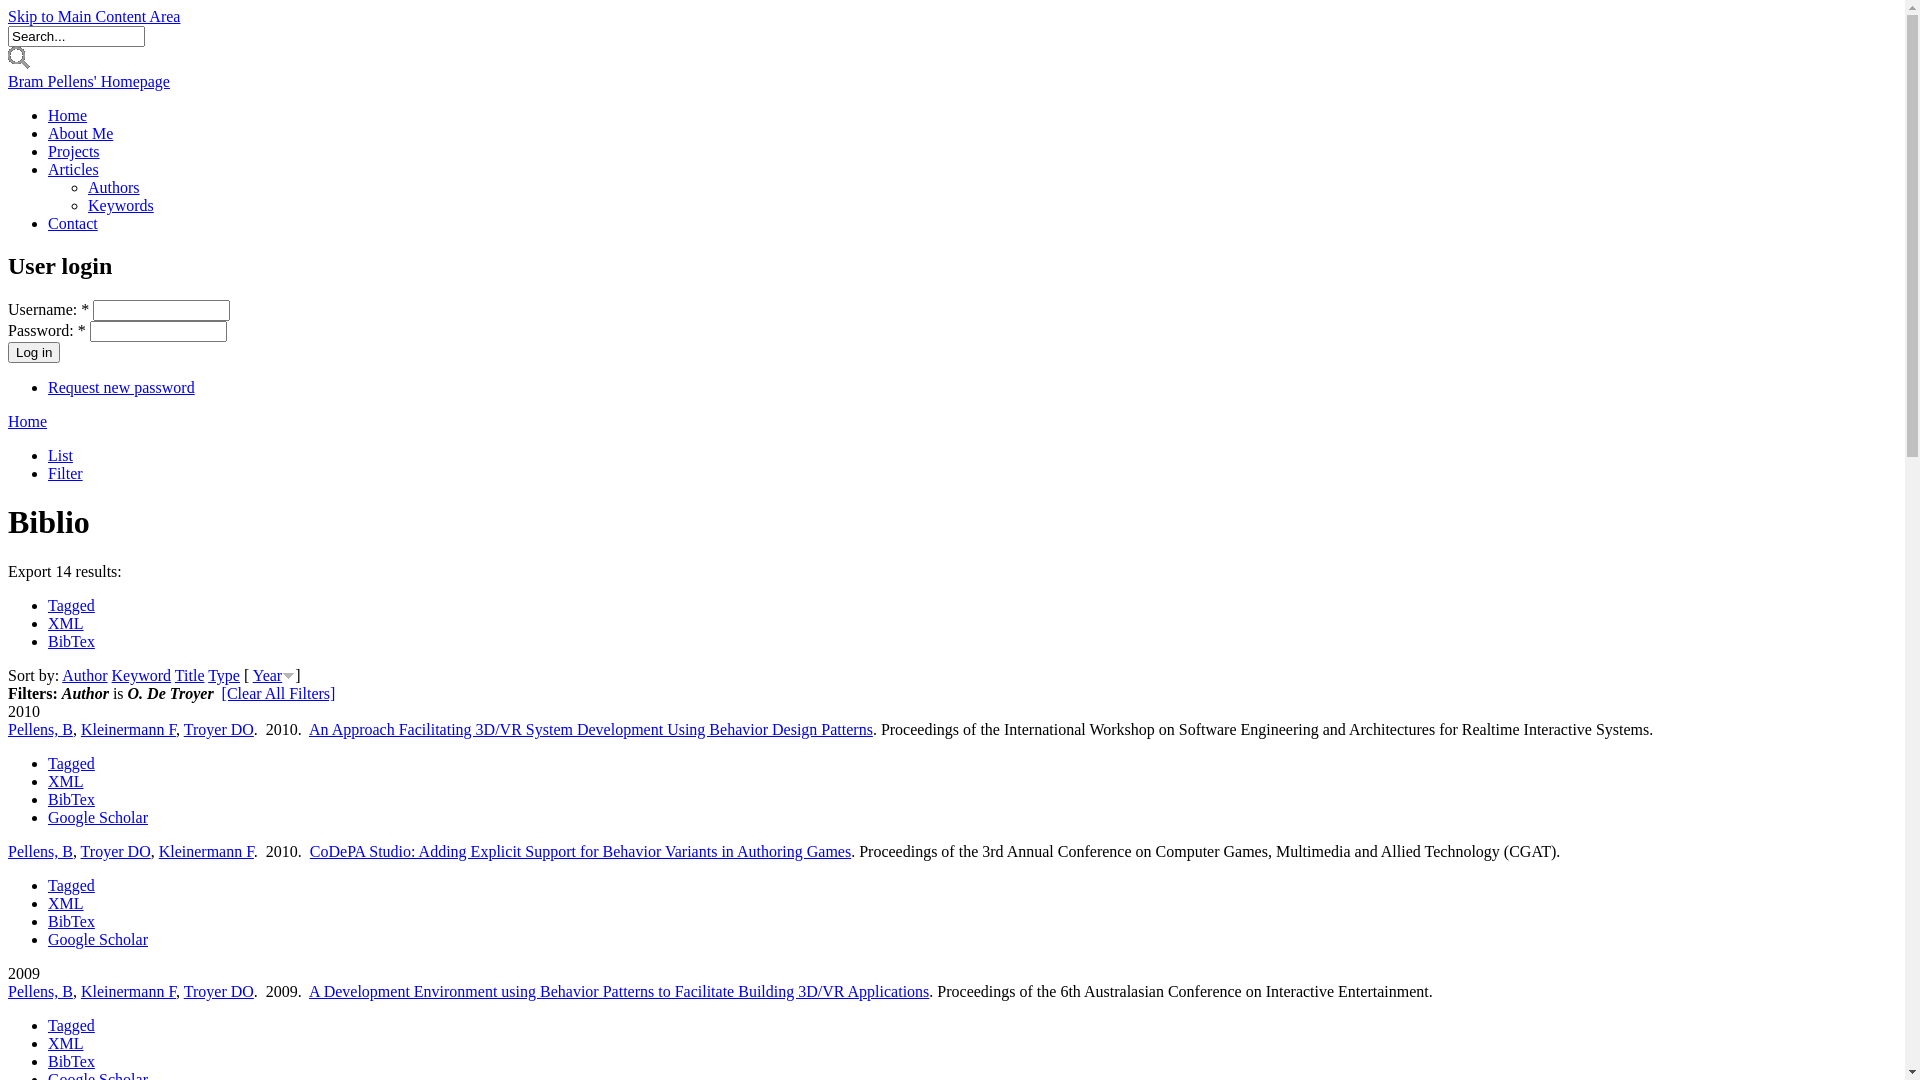 This screenshot has width=1920, height=1080. I want to click on 'Articles', so click(48, 168).